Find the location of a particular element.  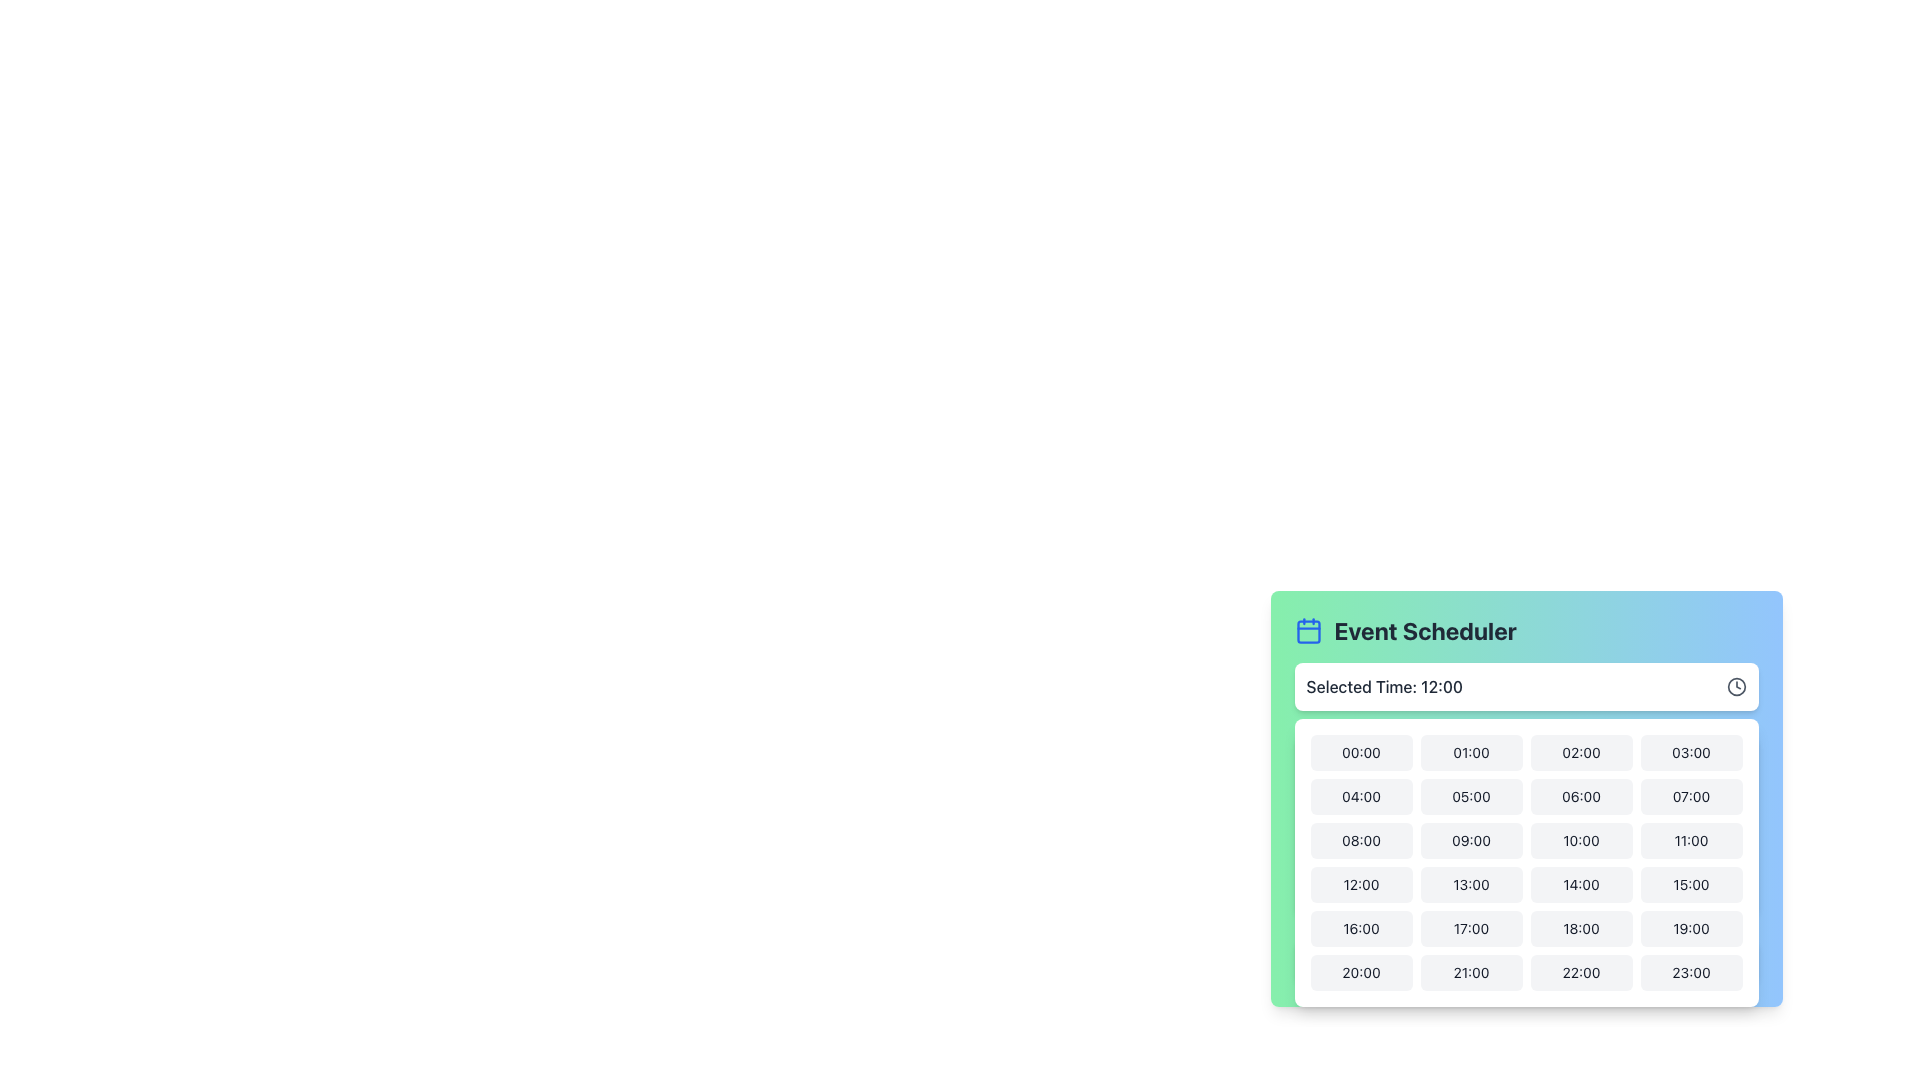

the rectangular button labeled '23:00' located in the last row and fourth column of the Event Scheduler popup, which has a dark gray text on a light gray background that turns blue when hovered over is located at coordinates (1690, 971).